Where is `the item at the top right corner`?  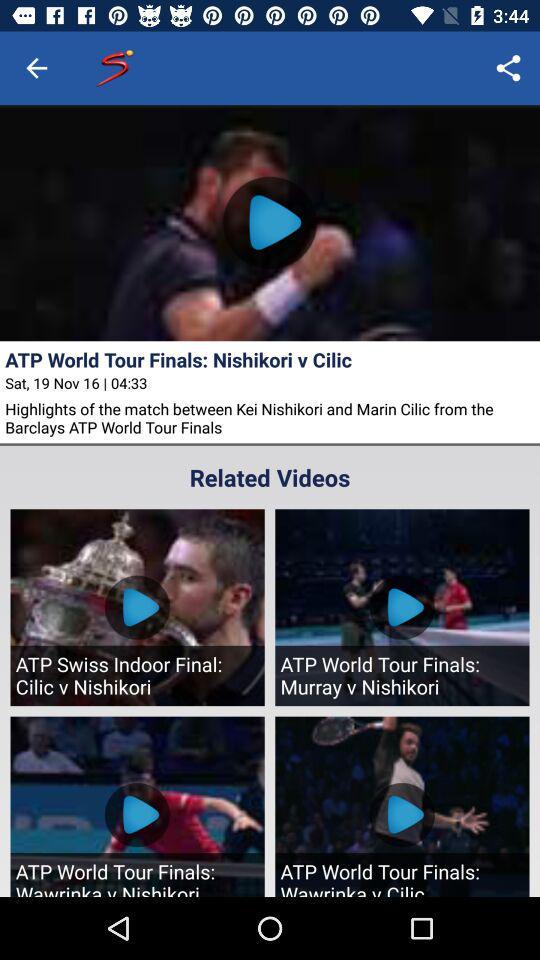
the item at the top right corner is located at coordinates (508, 68).